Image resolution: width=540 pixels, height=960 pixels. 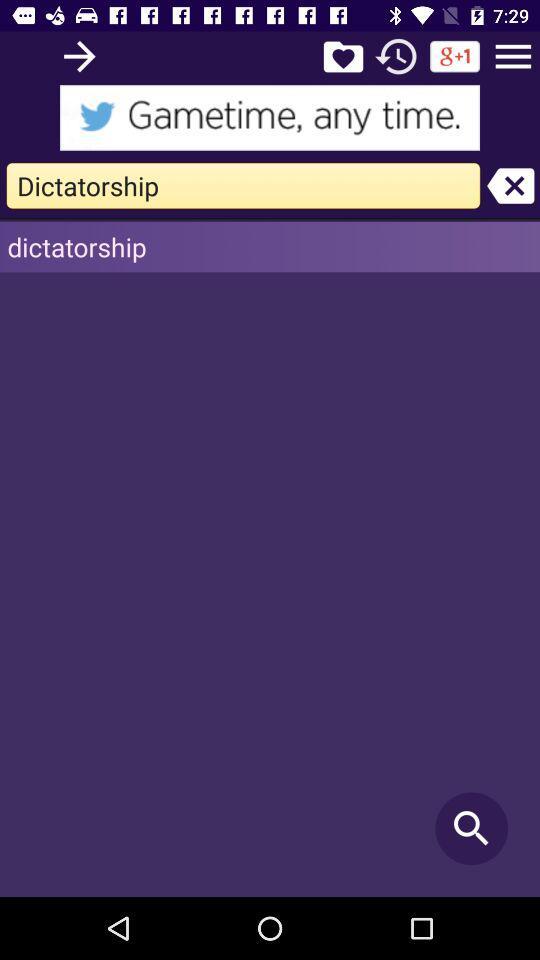 I want to click on the close icon, so click(x=510, y=185).